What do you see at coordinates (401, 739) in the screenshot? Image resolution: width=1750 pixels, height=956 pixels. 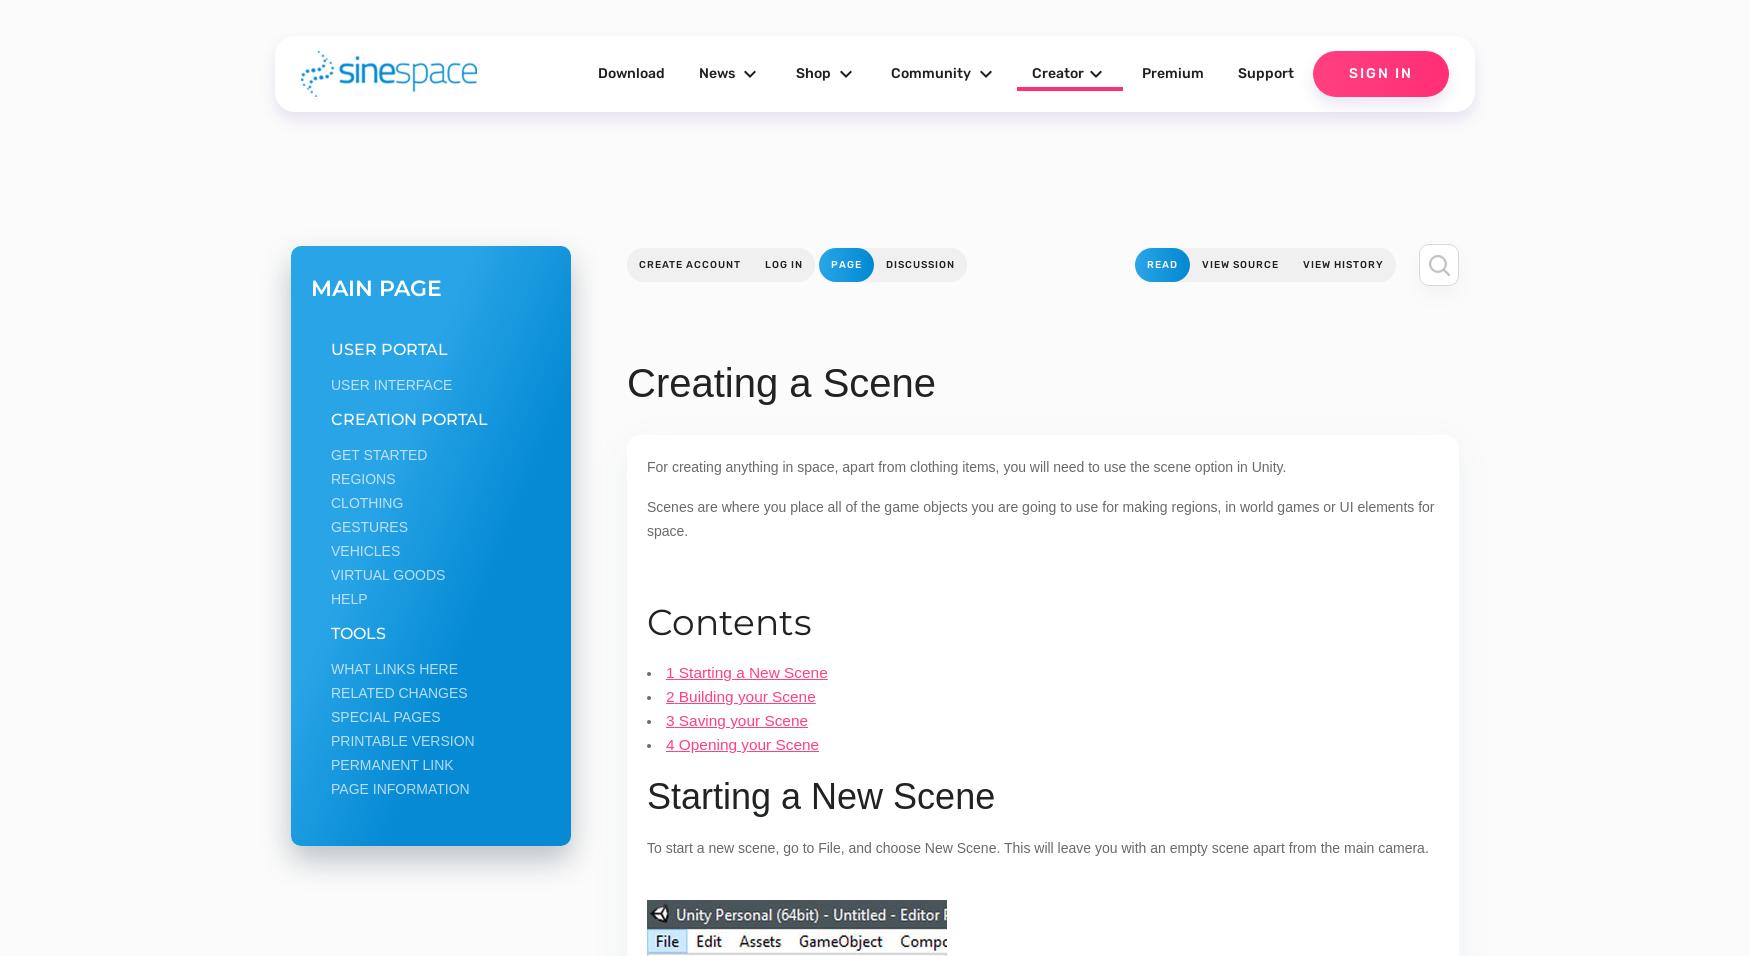 I see `'Printable version'` at bounding box center [401, 739].